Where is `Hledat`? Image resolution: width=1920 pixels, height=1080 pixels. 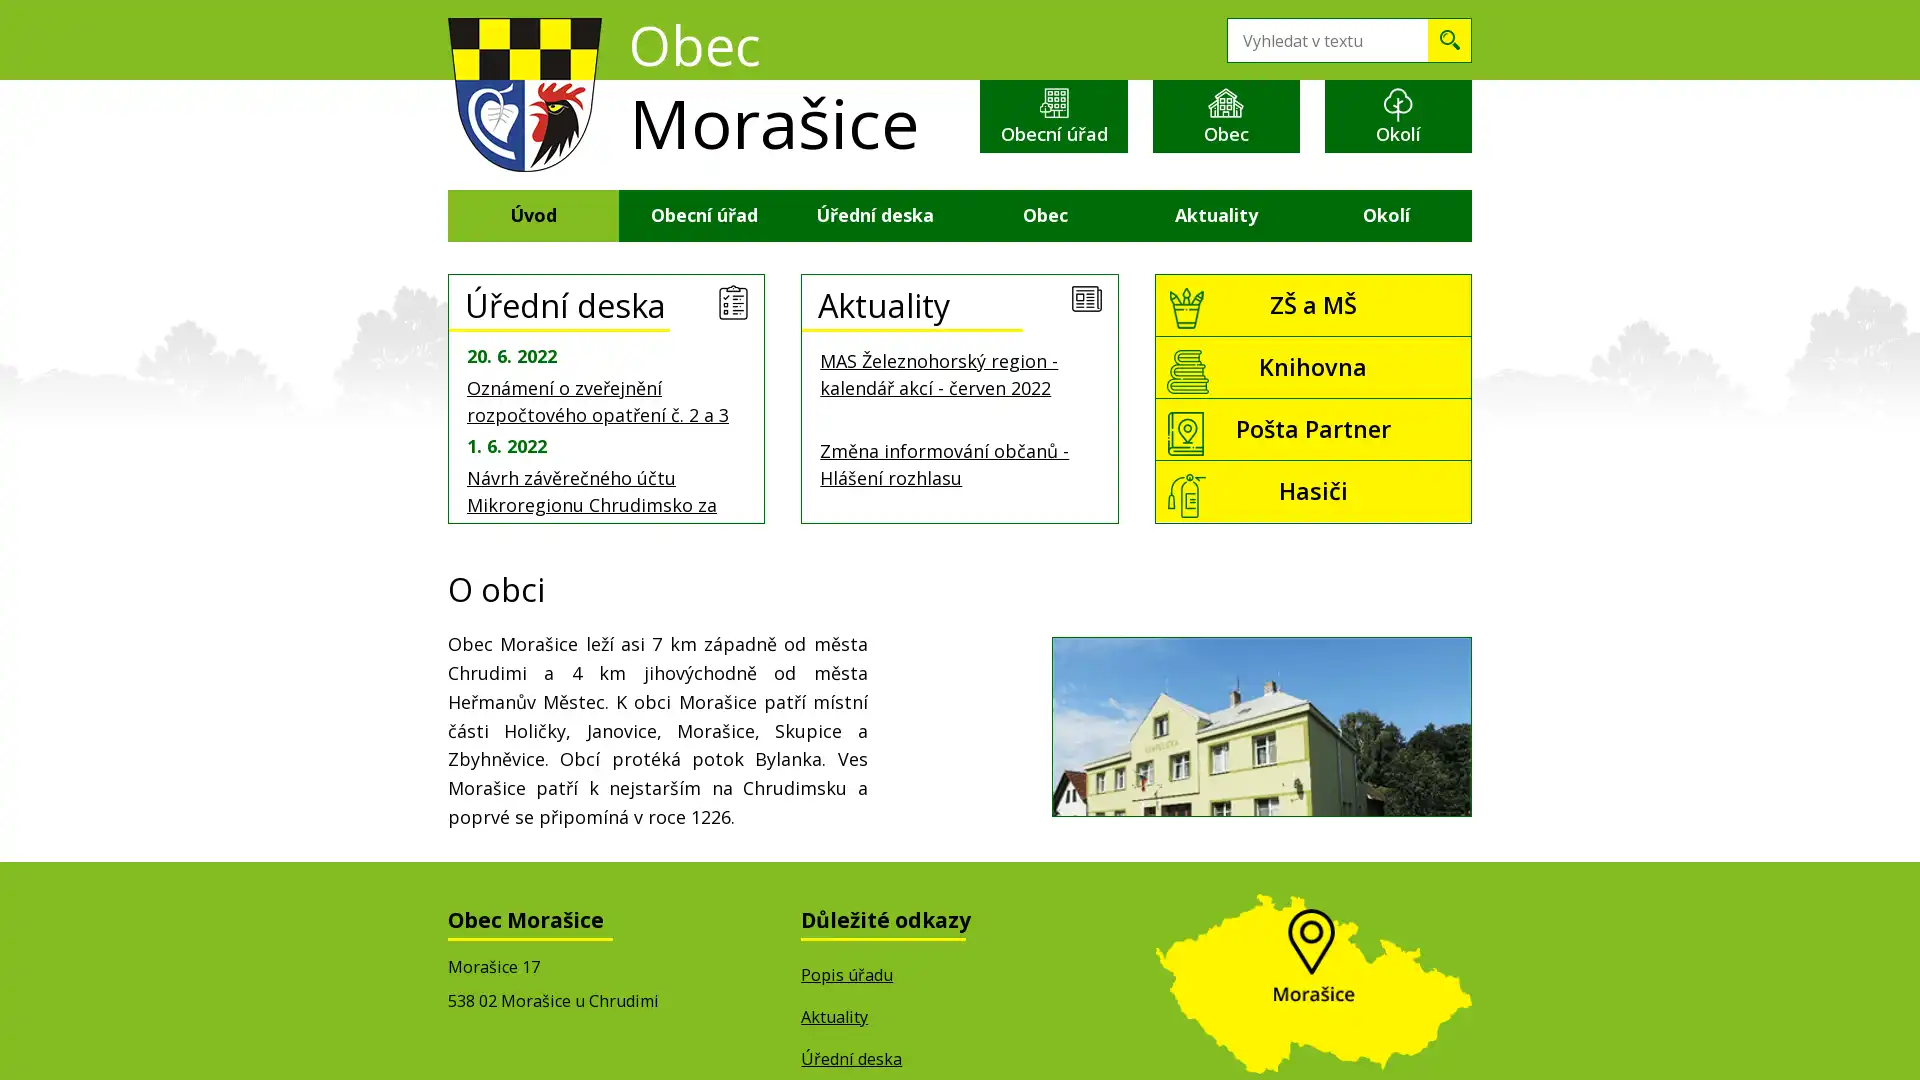
Hledat is located at coordinates (1449, 40).